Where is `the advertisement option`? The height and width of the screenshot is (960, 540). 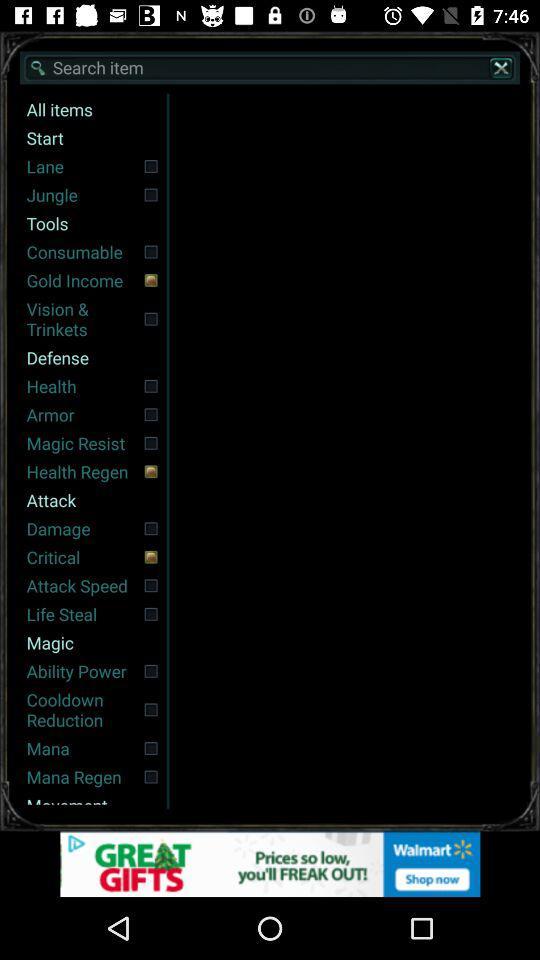
the advertisement option is located at coordinates (270, 863).